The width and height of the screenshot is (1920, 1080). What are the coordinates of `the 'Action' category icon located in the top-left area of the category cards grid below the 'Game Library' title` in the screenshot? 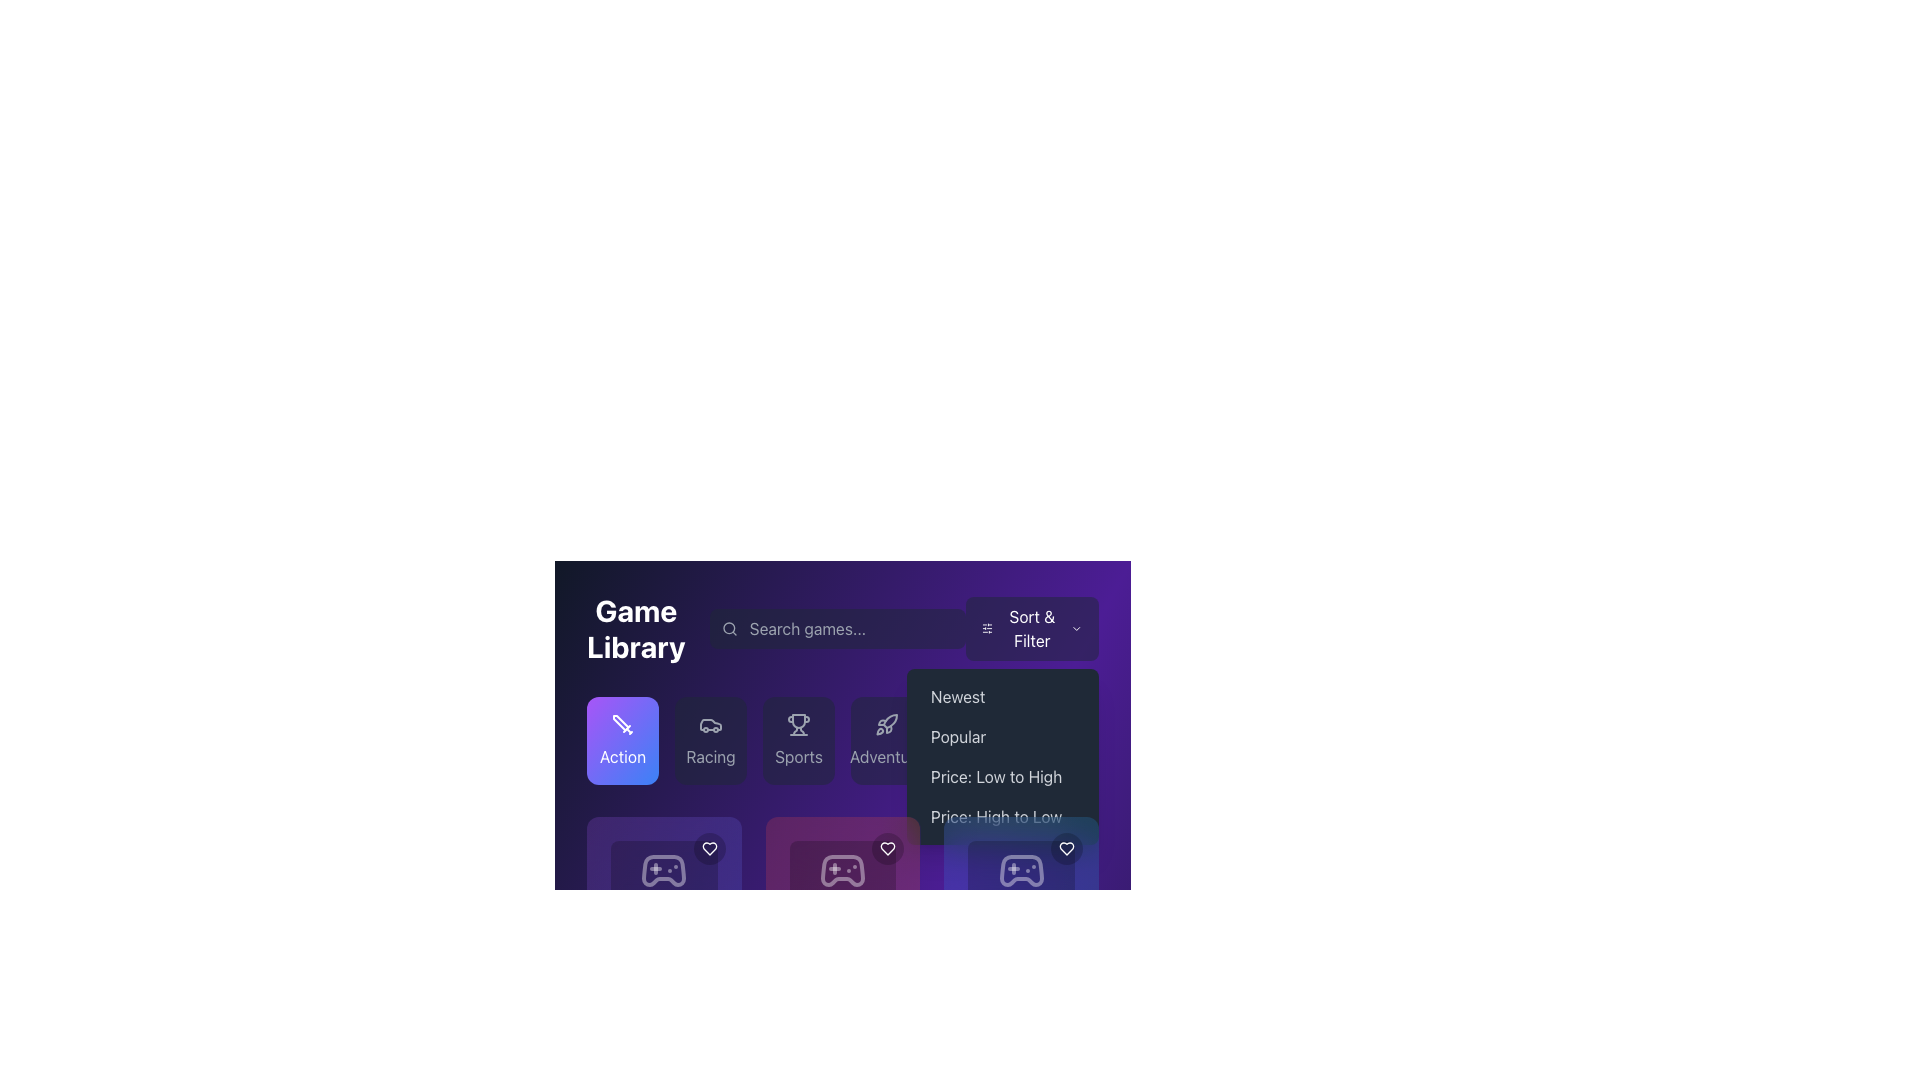 It's located at (622, 725).